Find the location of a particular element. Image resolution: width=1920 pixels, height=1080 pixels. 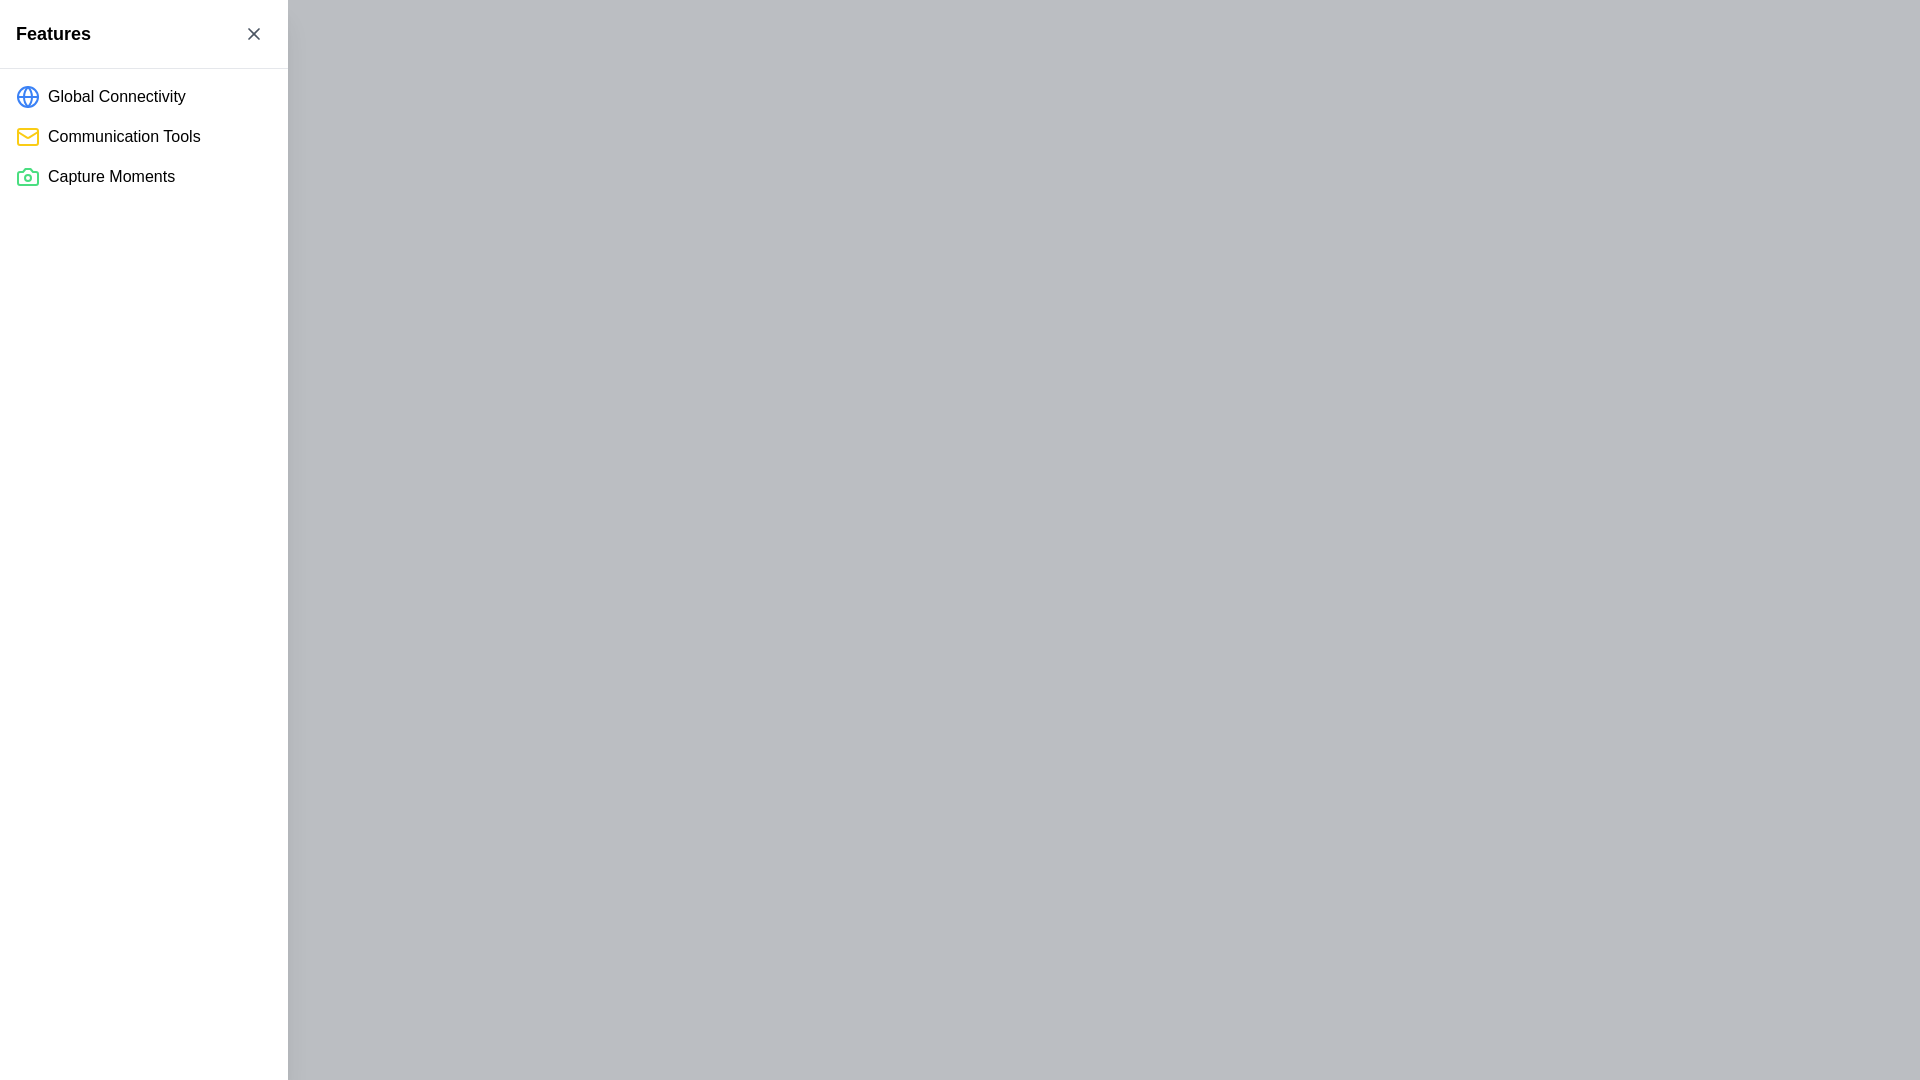

the 'Capture Moments' list item with a camera icon is located at coordinates (143, 176).